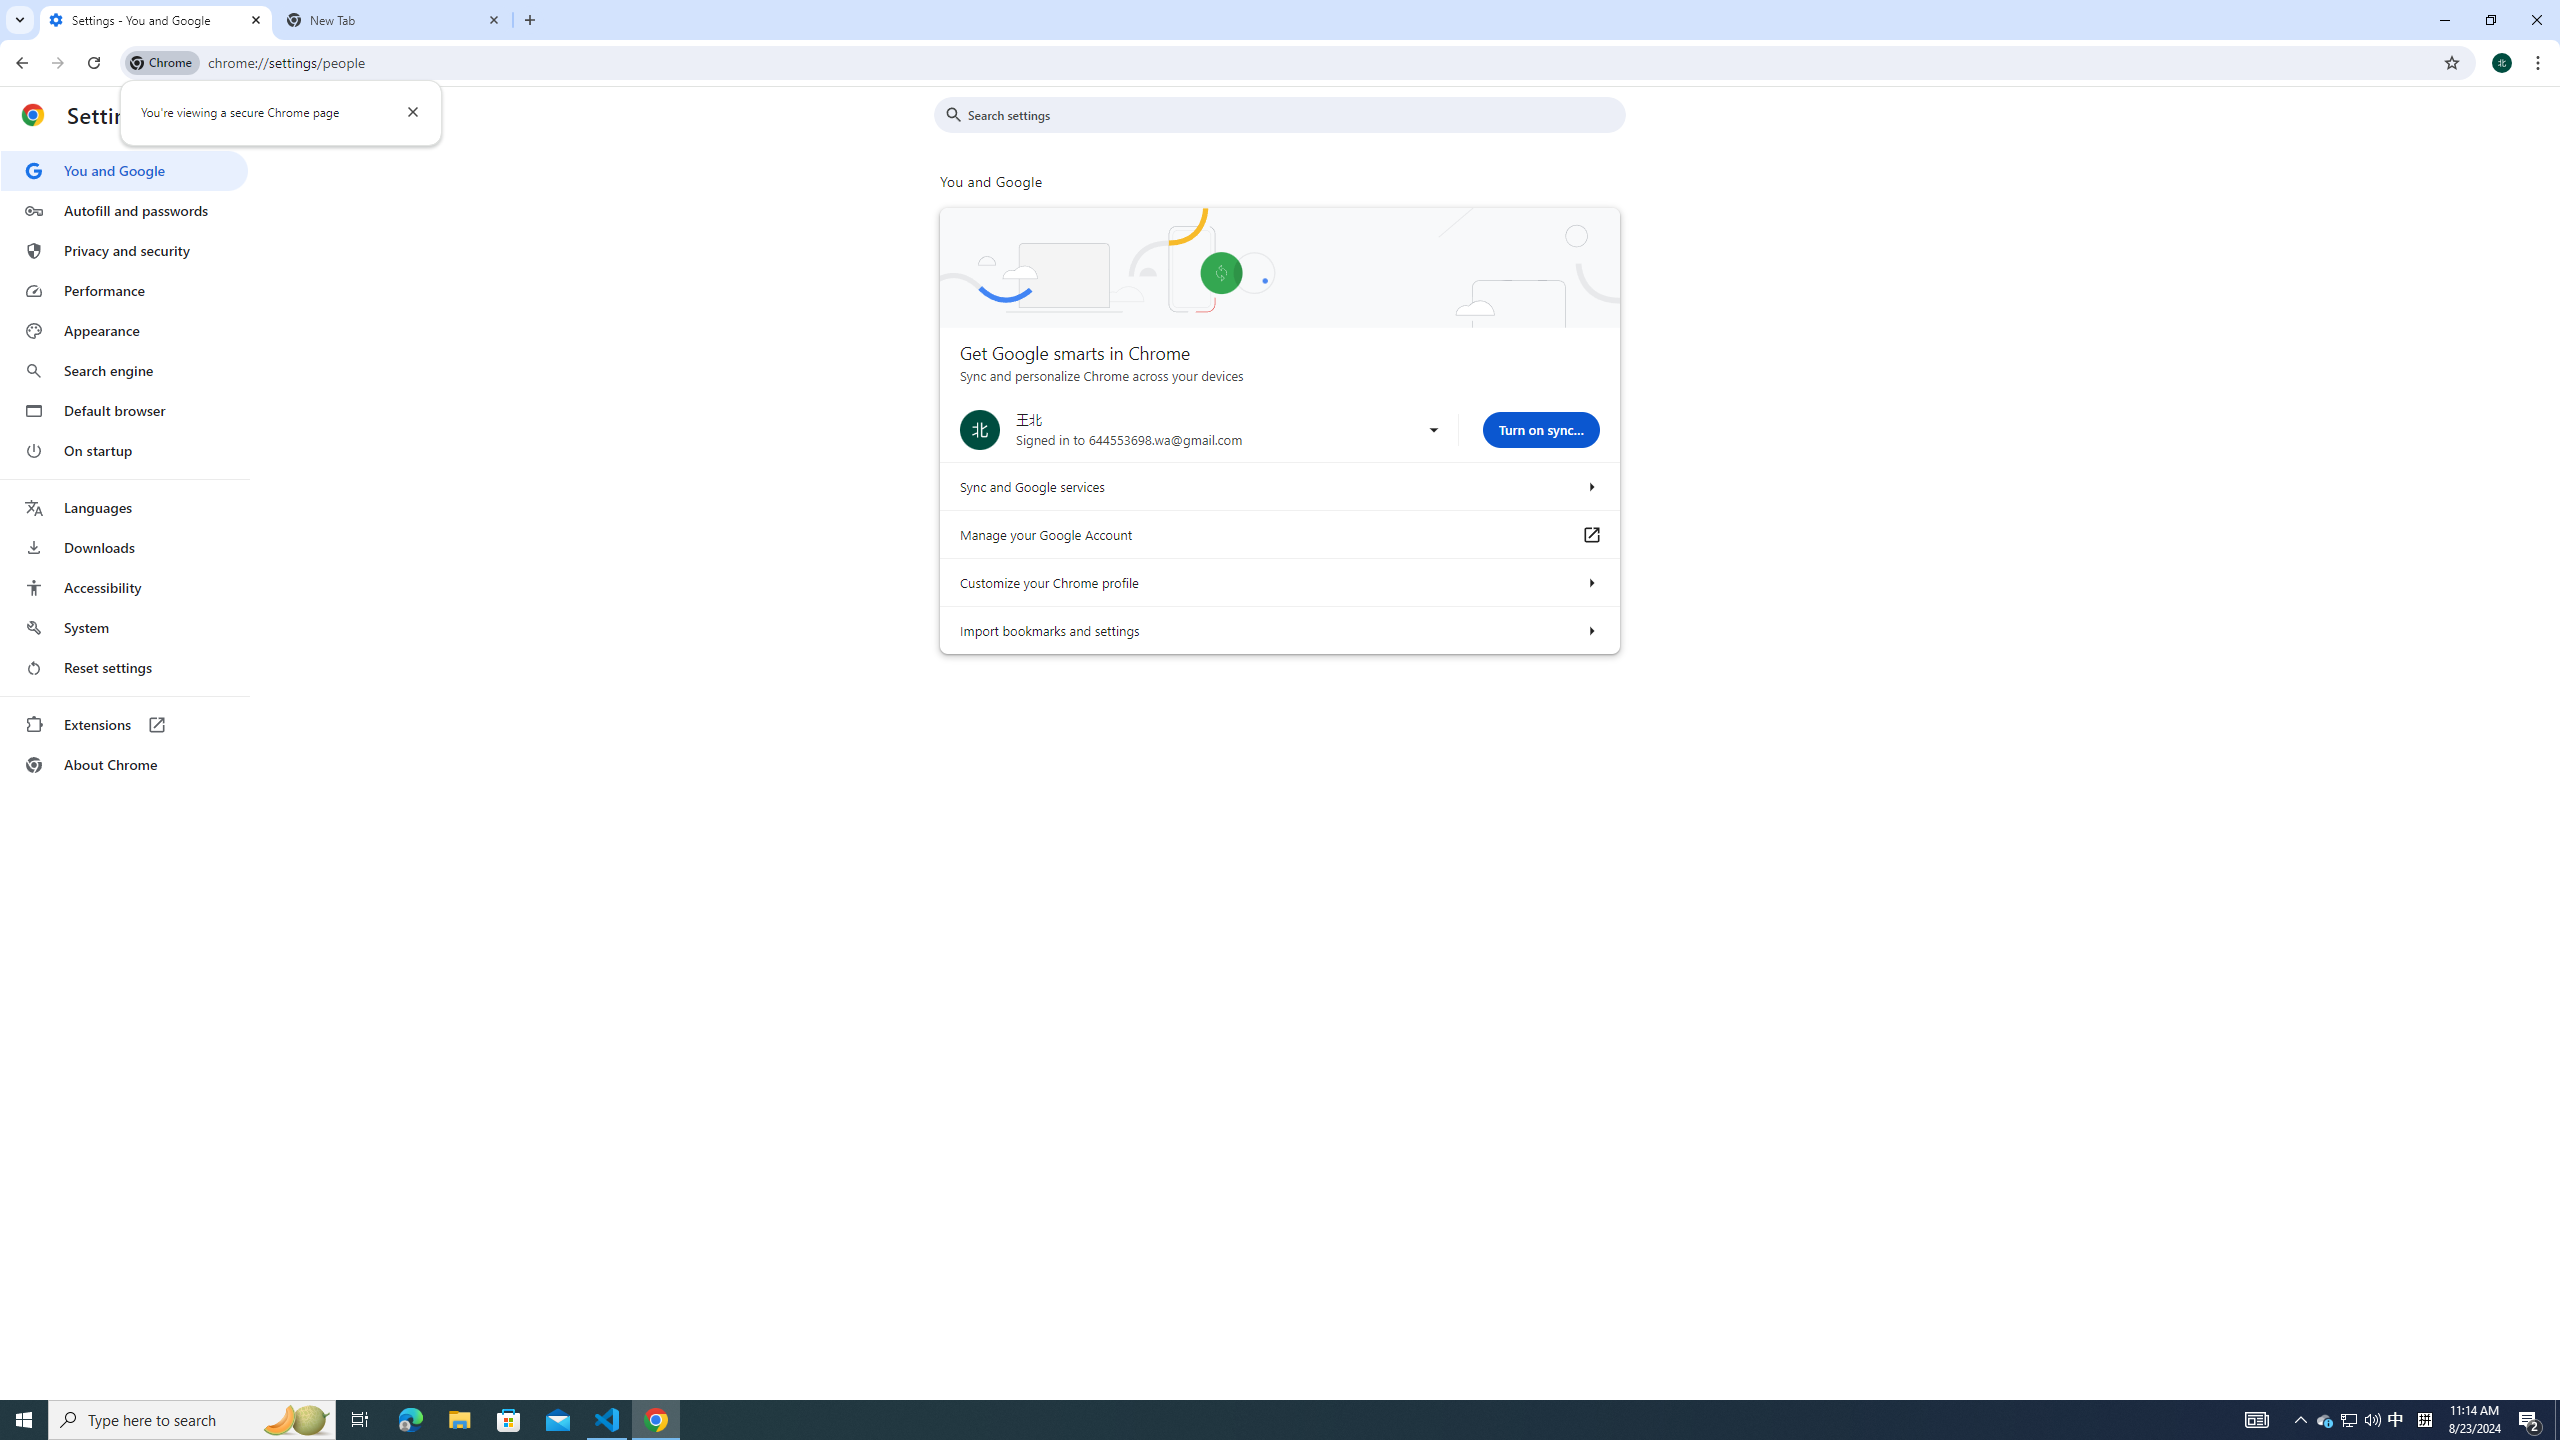  What do you see at coordinates (123, 410) in the screenshot?
I see `'Default browser'` at bounding box center [123, 410].